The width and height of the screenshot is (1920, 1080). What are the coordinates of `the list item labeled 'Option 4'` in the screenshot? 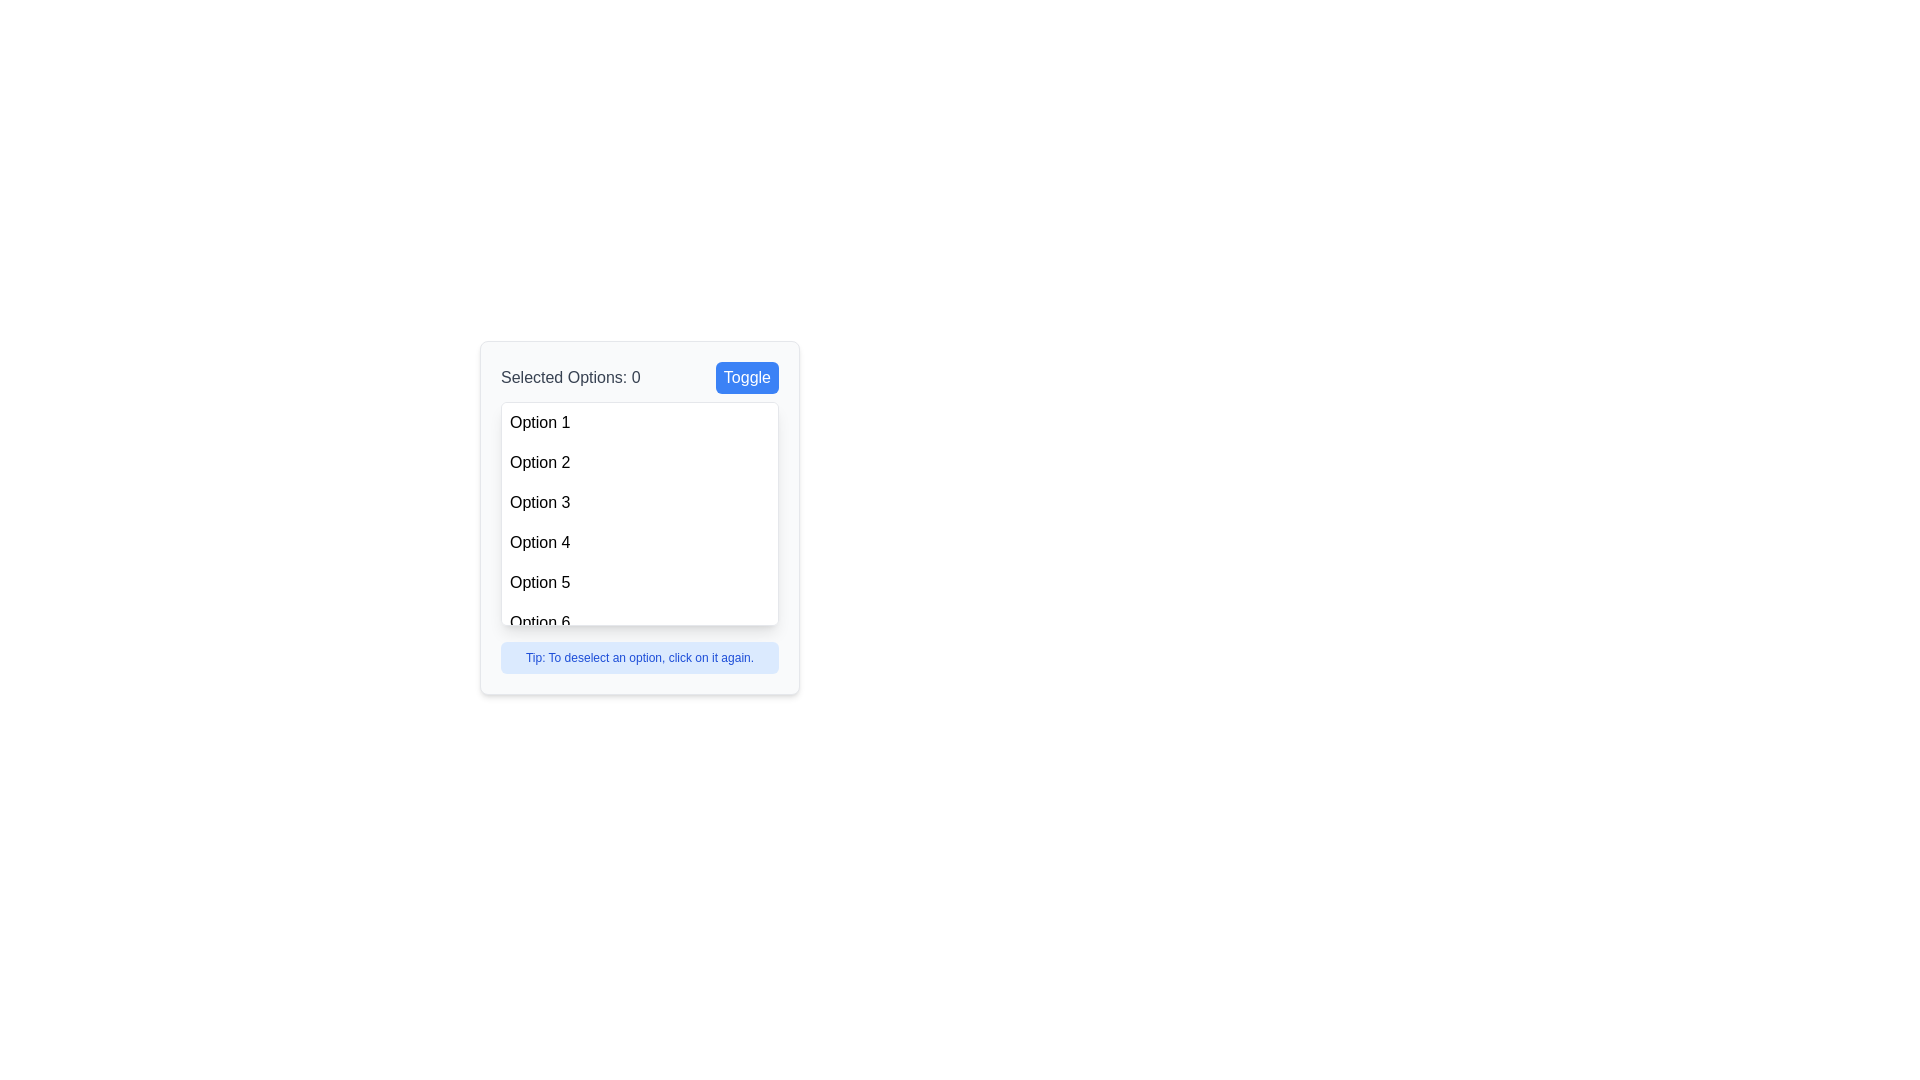 It's located at (540, 543).